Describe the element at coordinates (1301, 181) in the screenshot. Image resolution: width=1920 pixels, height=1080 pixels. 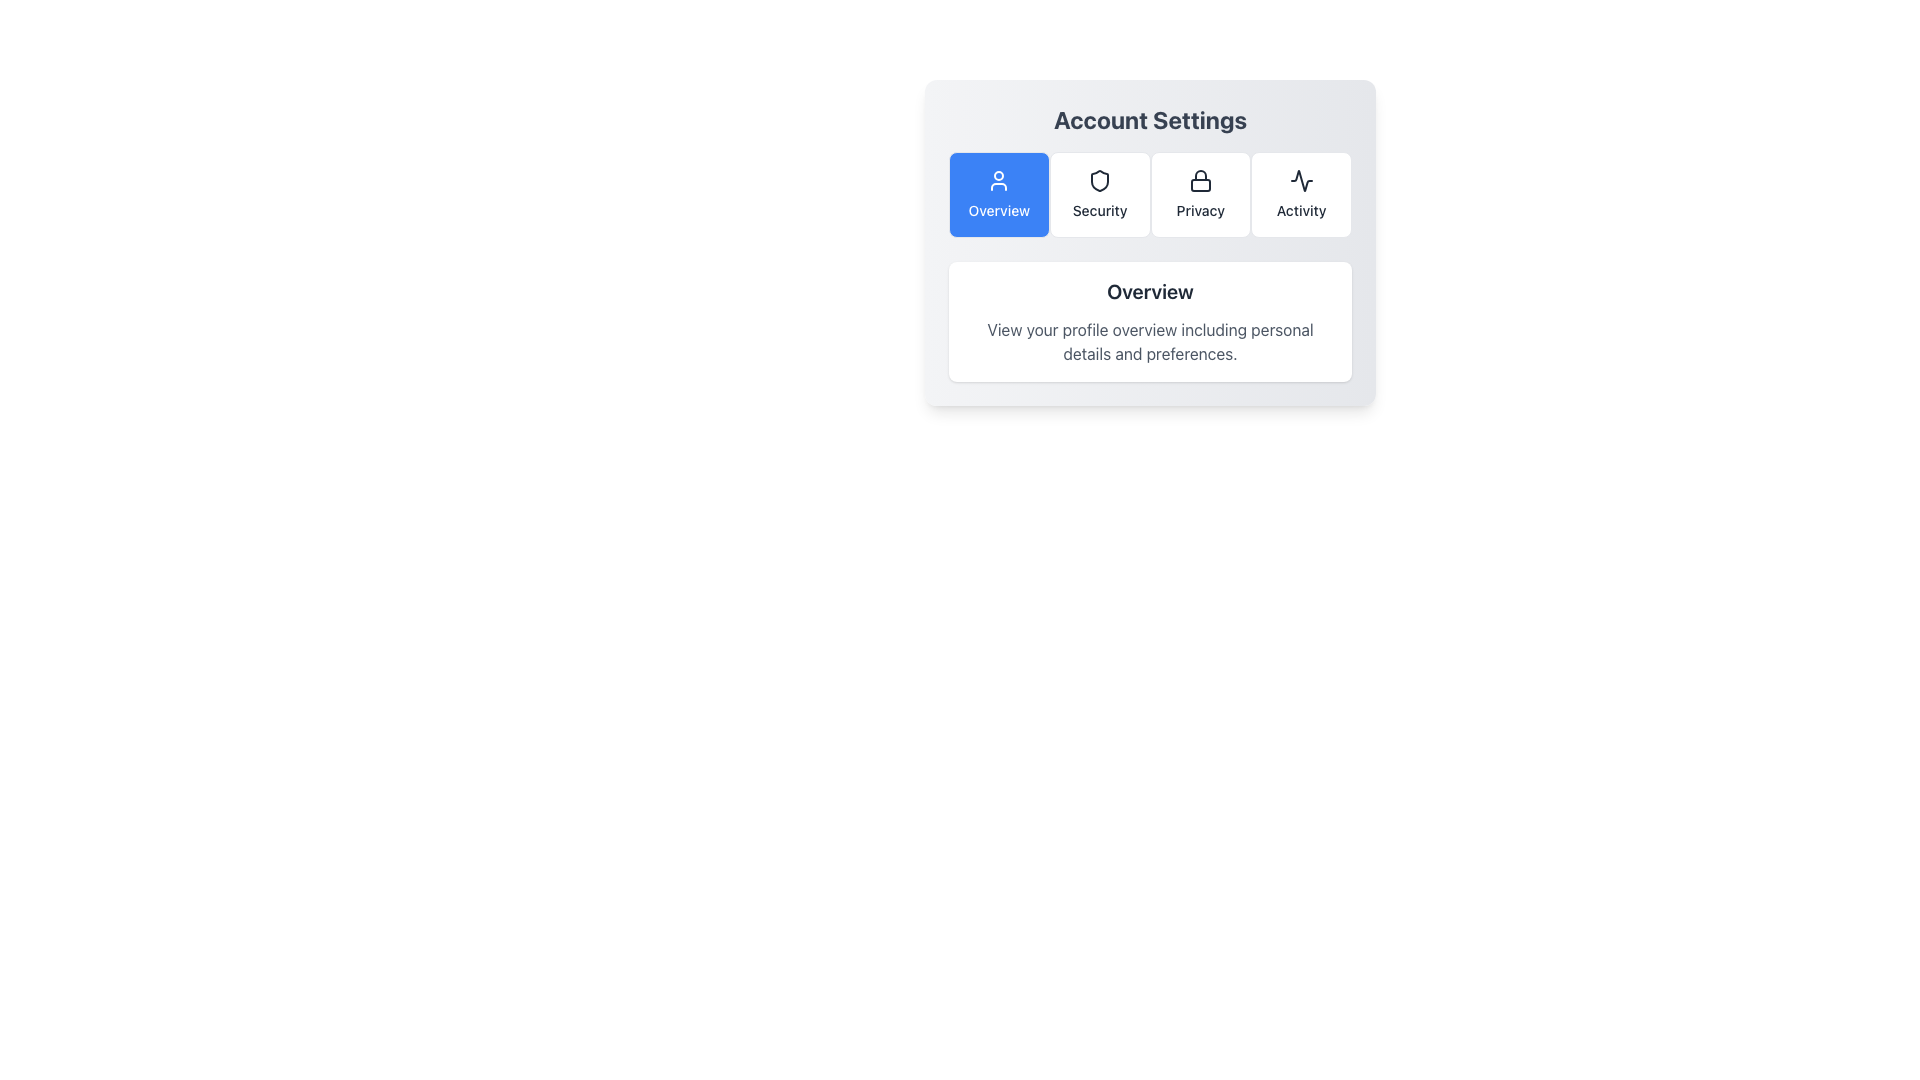
I see `the decorative or symbolic vector graphic representing the 'Activity' section in the 'Account Settings' interface` at that location.